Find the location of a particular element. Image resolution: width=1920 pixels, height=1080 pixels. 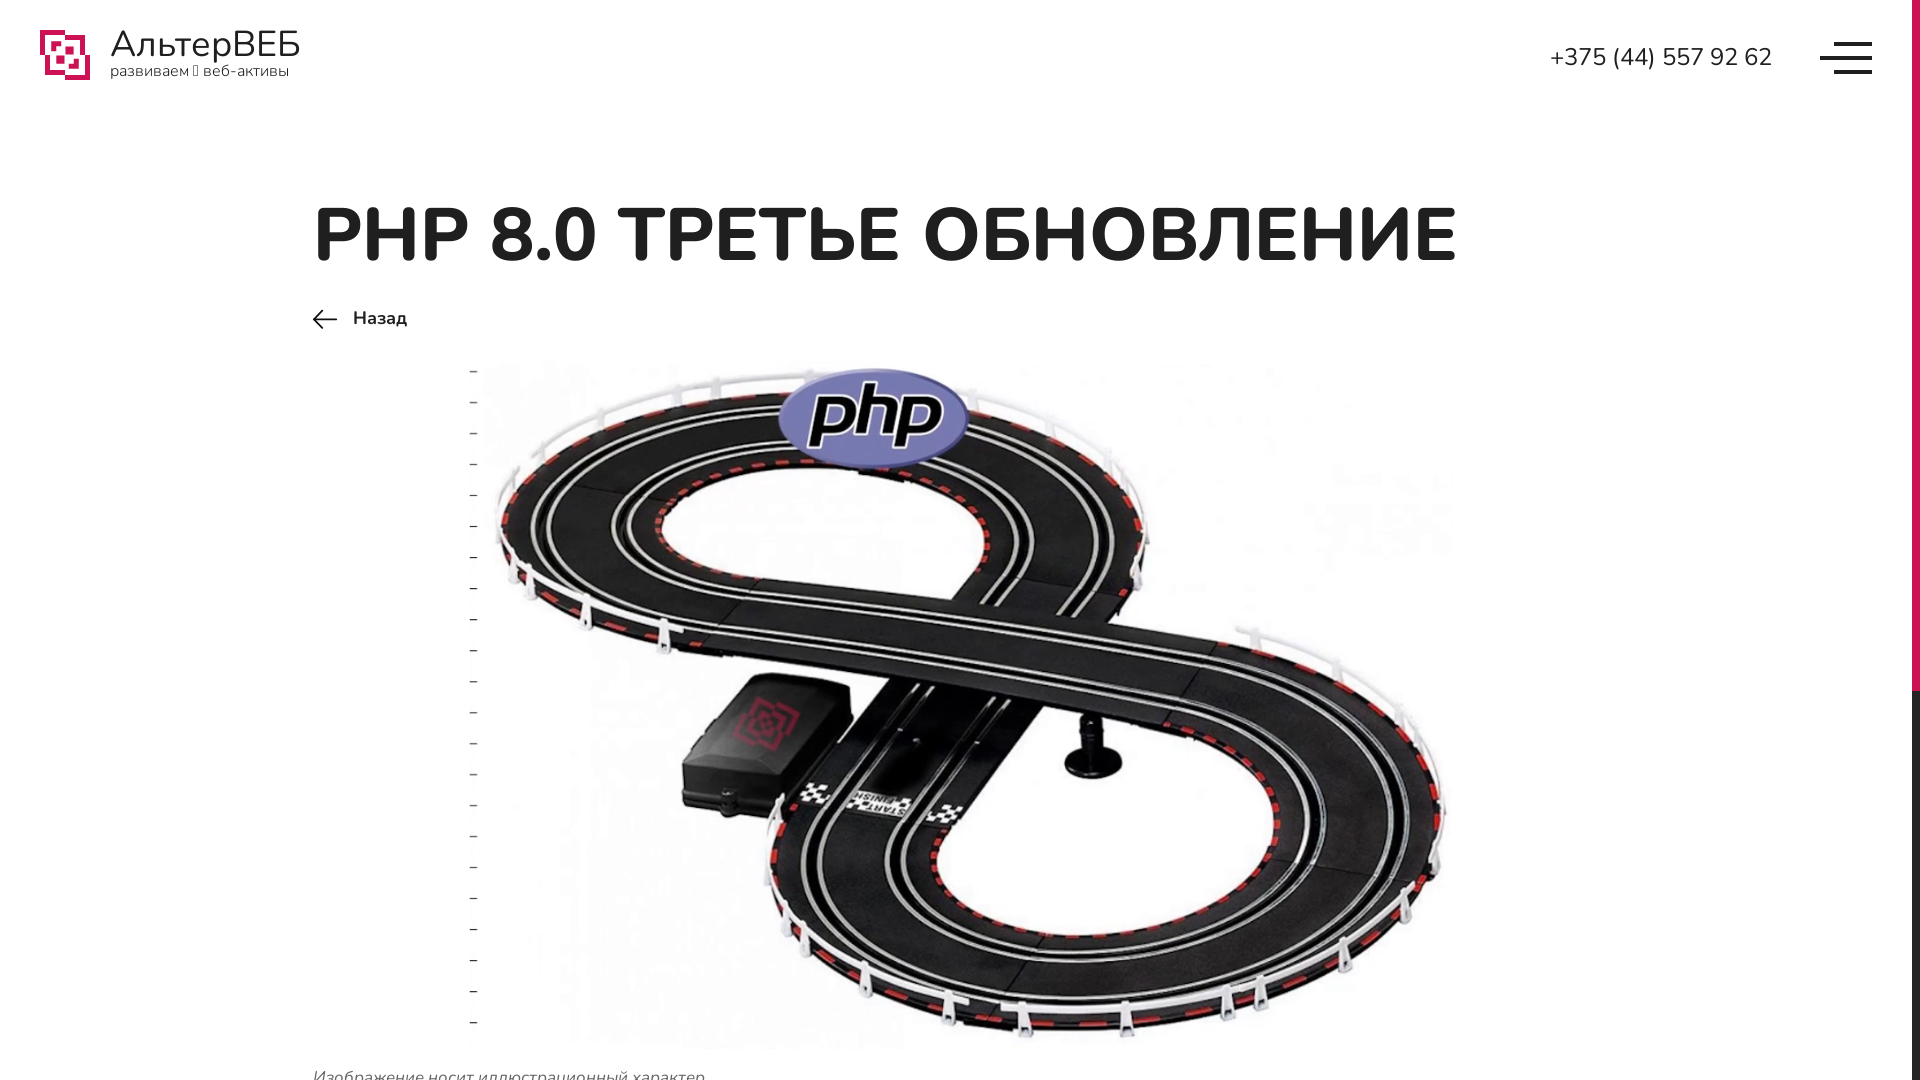

'+375 (44) 557 92 62' is located at coordinates (1660, 56).